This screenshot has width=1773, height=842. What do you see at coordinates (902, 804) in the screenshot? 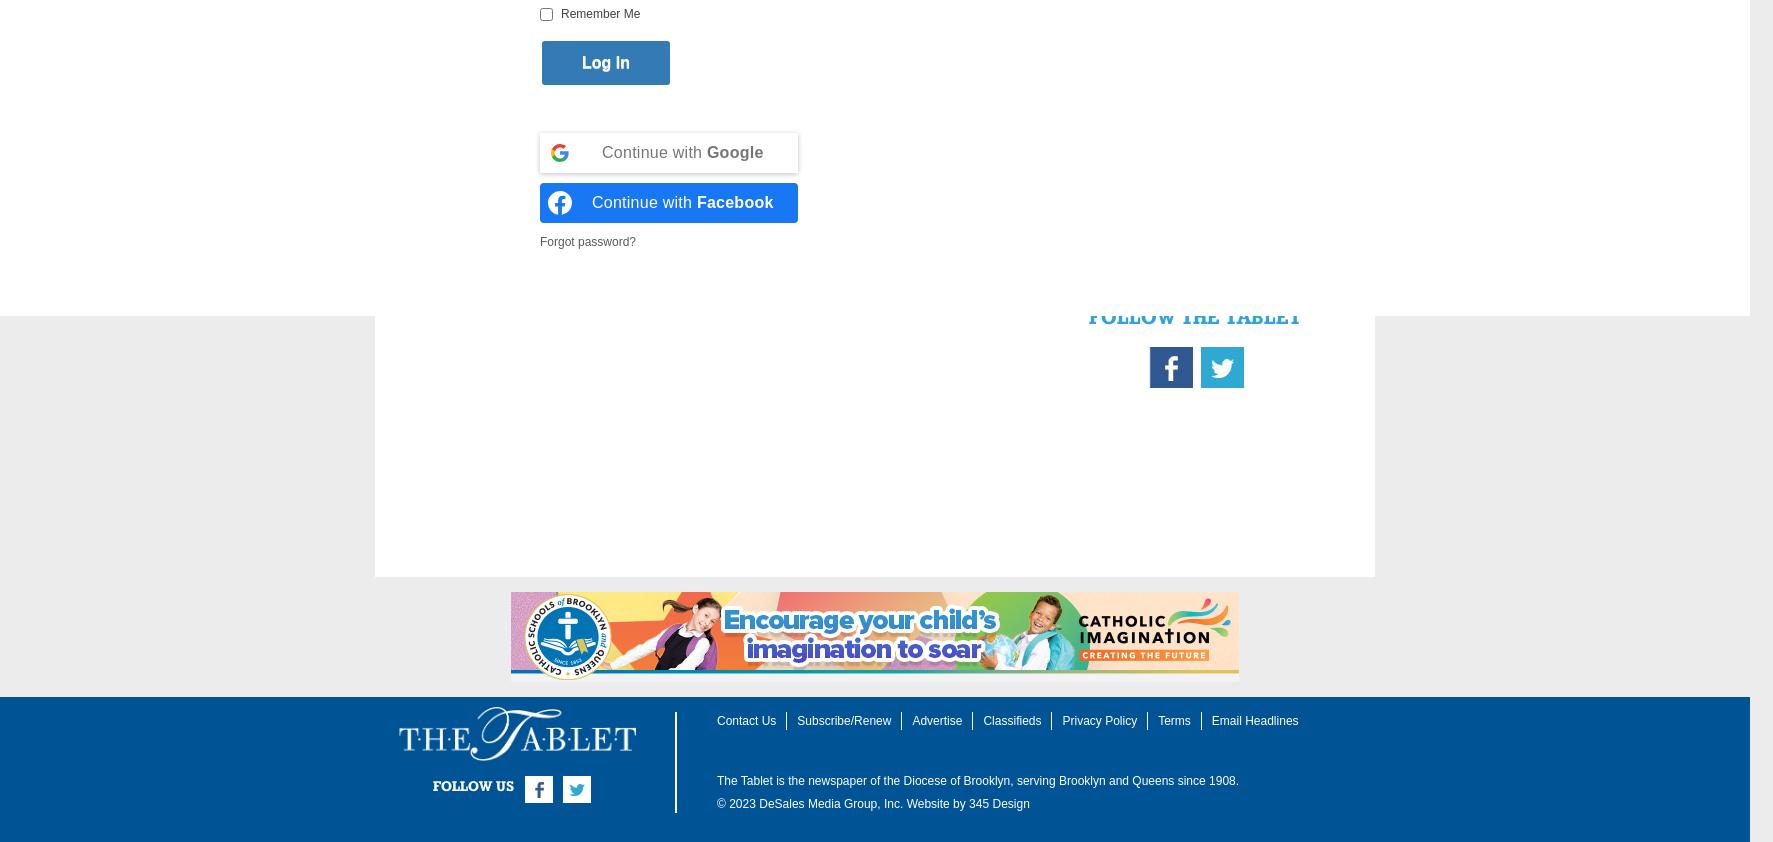
I see `'Website by'` at bounding box center [902, 804].